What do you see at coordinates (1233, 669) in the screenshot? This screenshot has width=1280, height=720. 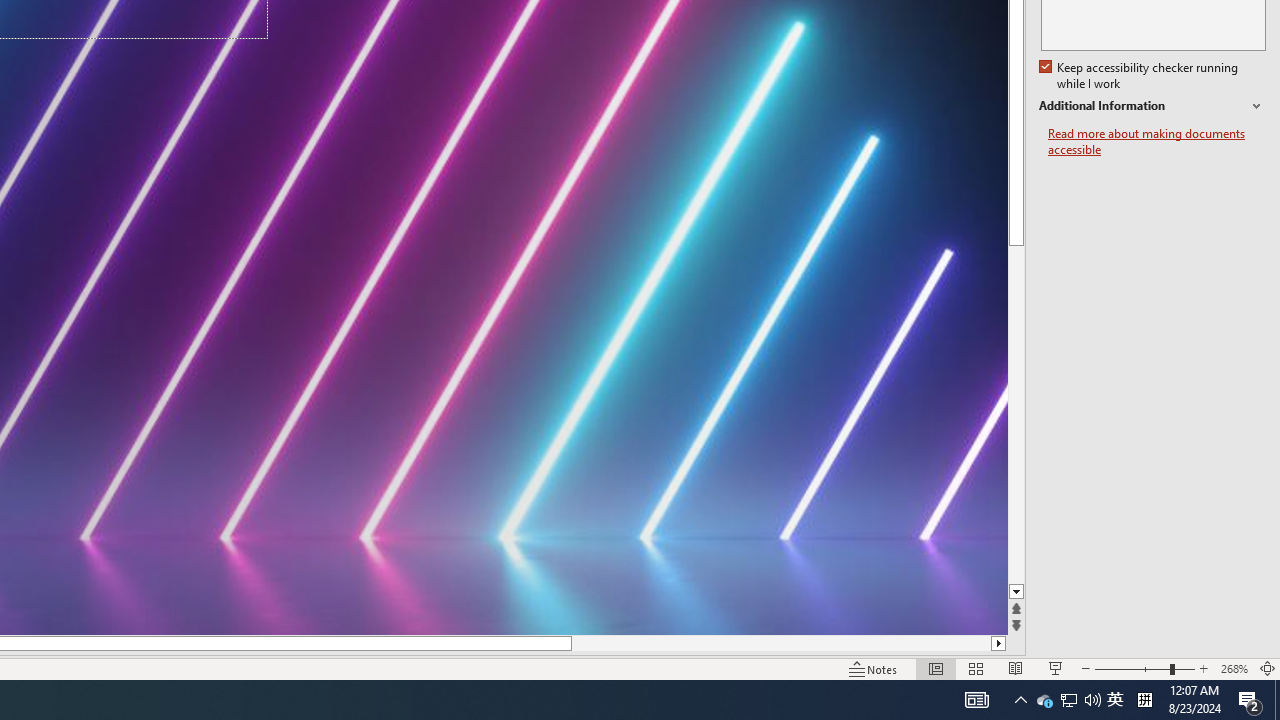 I see `'Zoom 268%'` at bounding box center [1233, 669].